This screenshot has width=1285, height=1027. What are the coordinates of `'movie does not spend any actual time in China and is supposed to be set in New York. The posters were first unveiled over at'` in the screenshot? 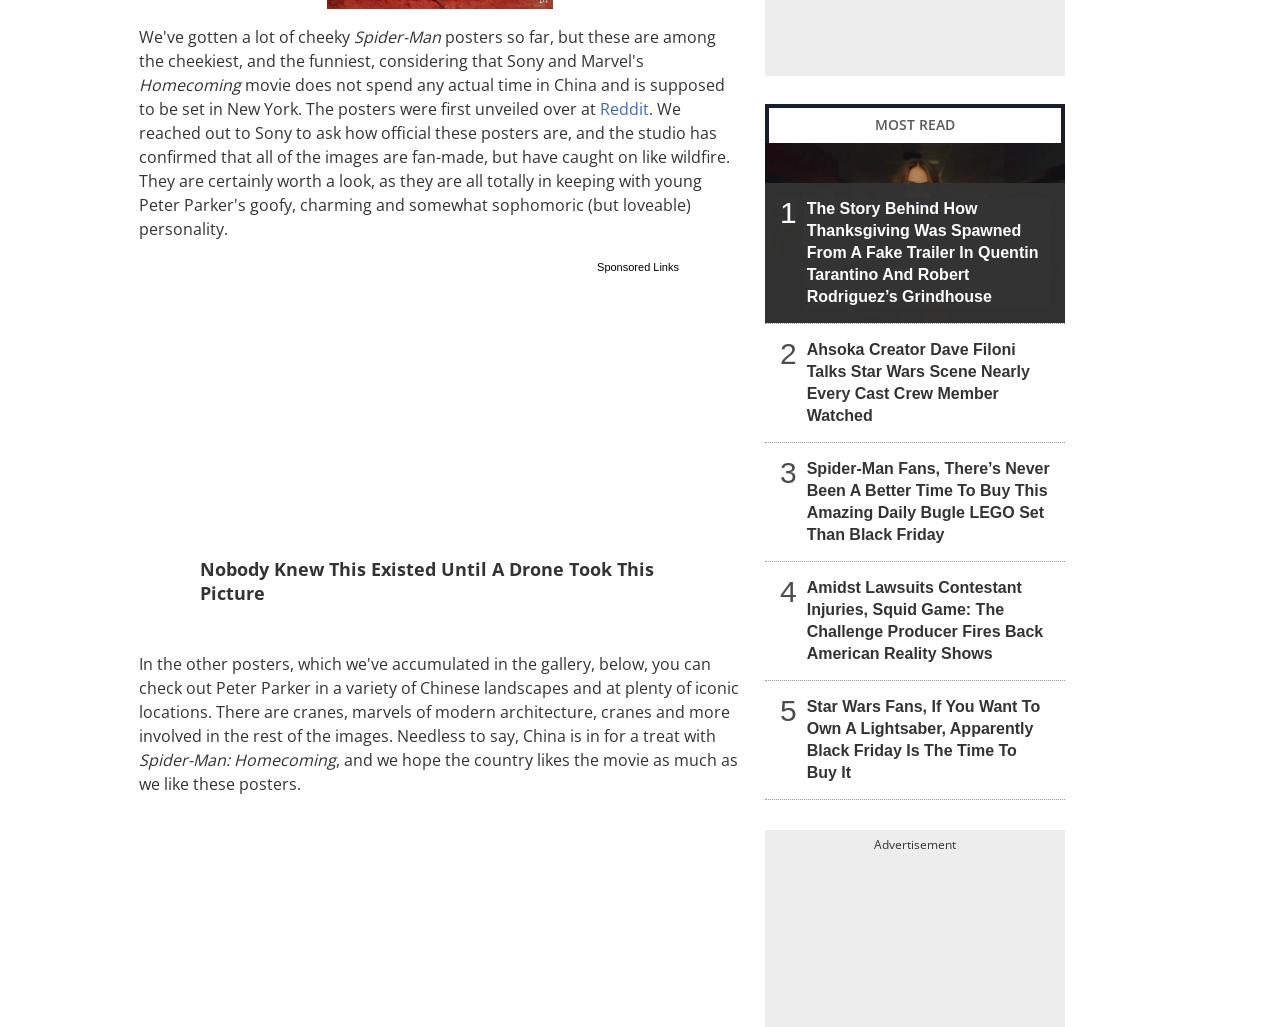 It's located at (432, 95).